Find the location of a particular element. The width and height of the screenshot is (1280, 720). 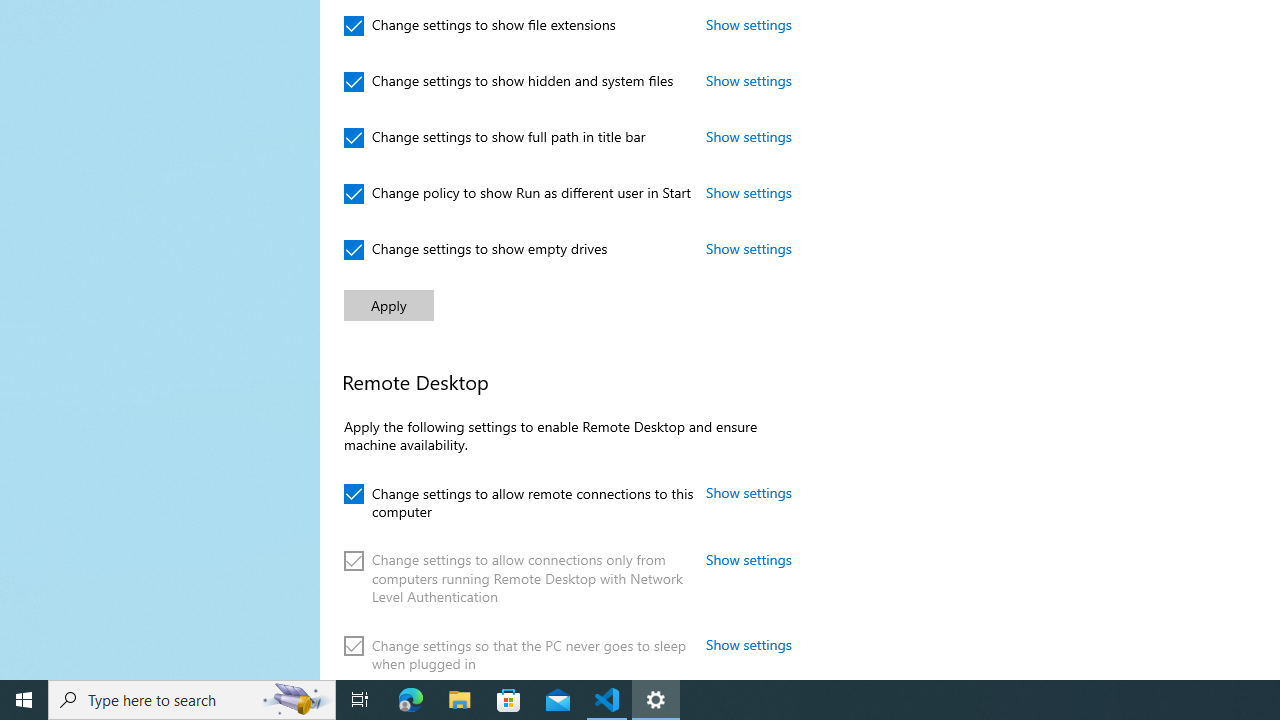

'Show settings: Change settings to show empty drives' is located at coordinates (748, 247).